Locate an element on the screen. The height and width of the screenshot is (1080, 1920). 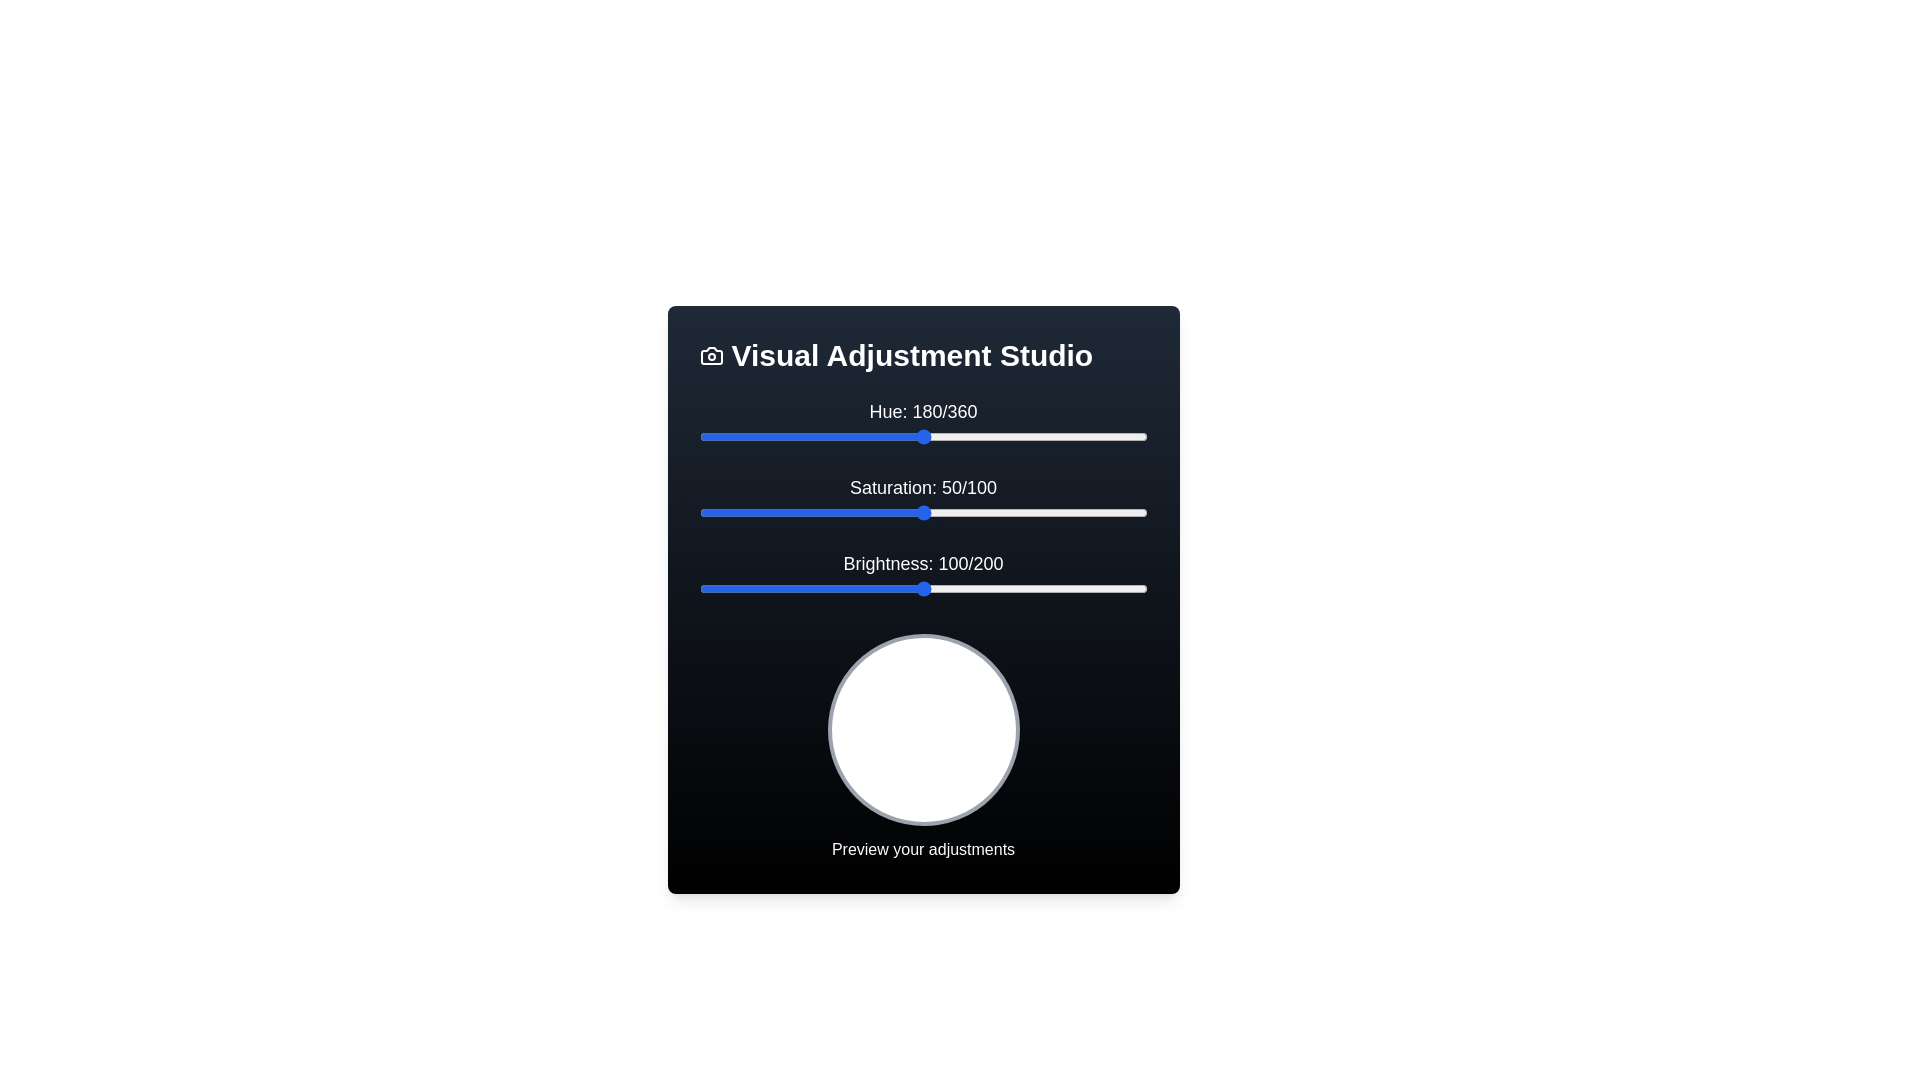
the 'Brightness' slider to 152 value is located at coordinates (1040, 588).